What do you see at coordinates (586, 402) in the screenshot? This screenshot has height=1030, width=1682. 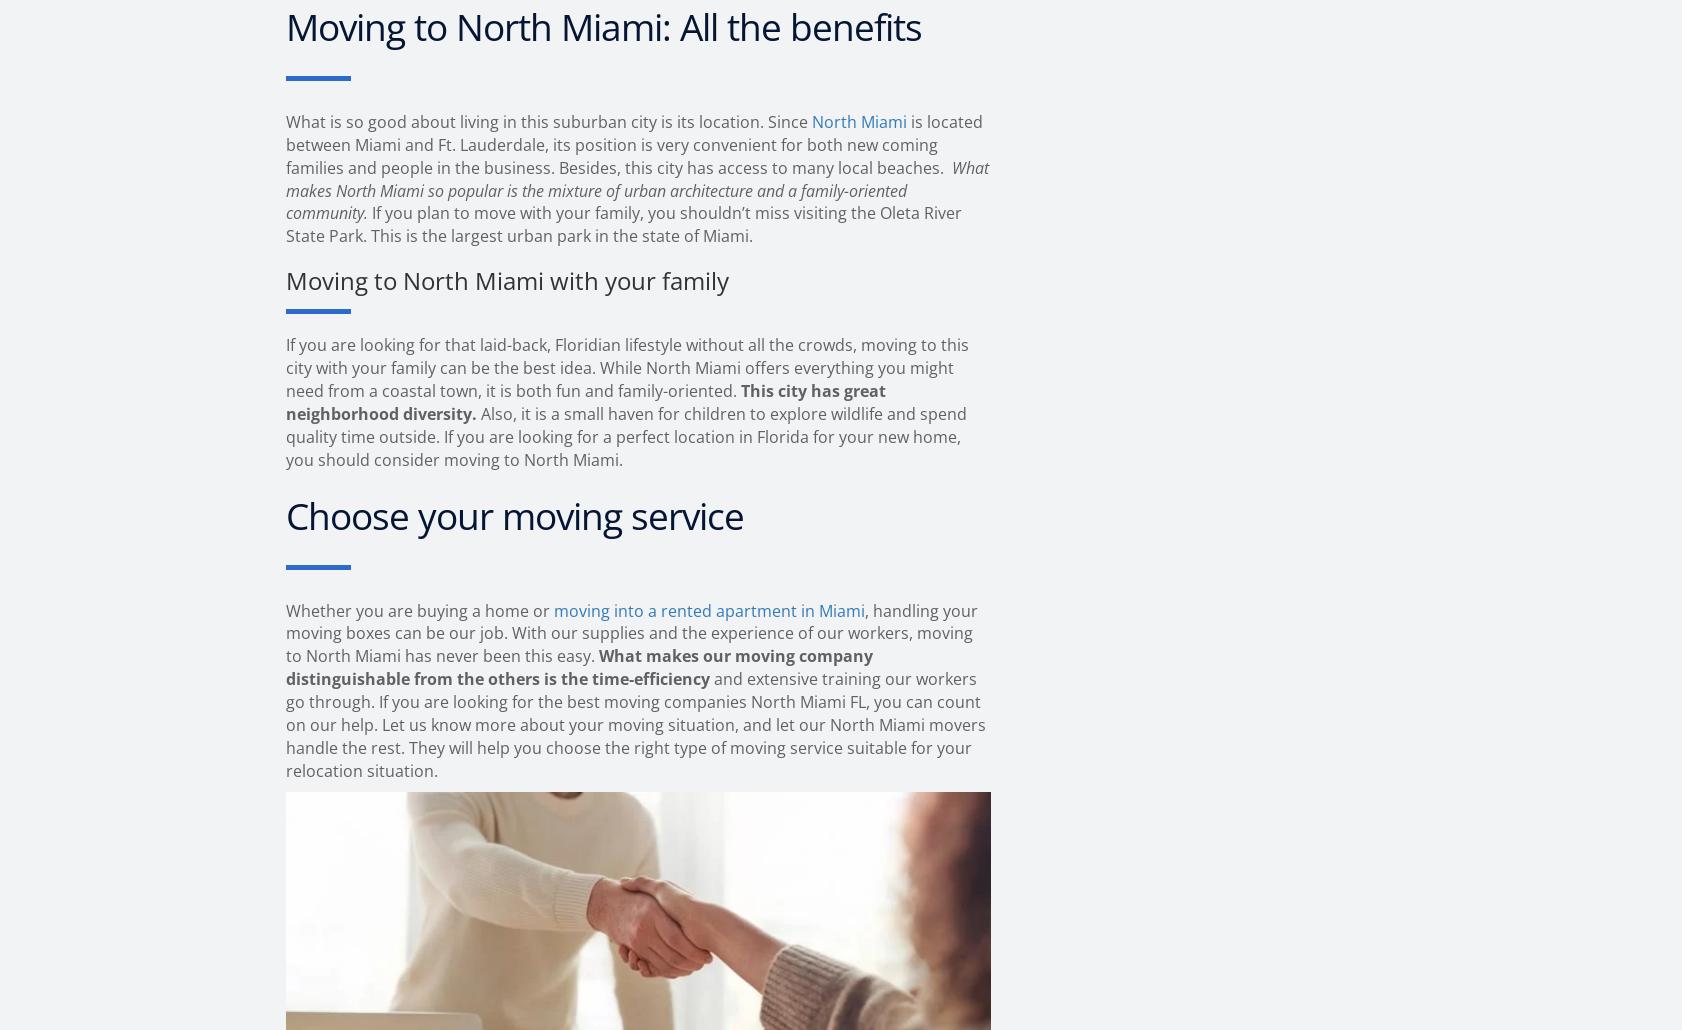 I see `'This city has great neighborhood diversity.'` at bounding box center [586, 402].